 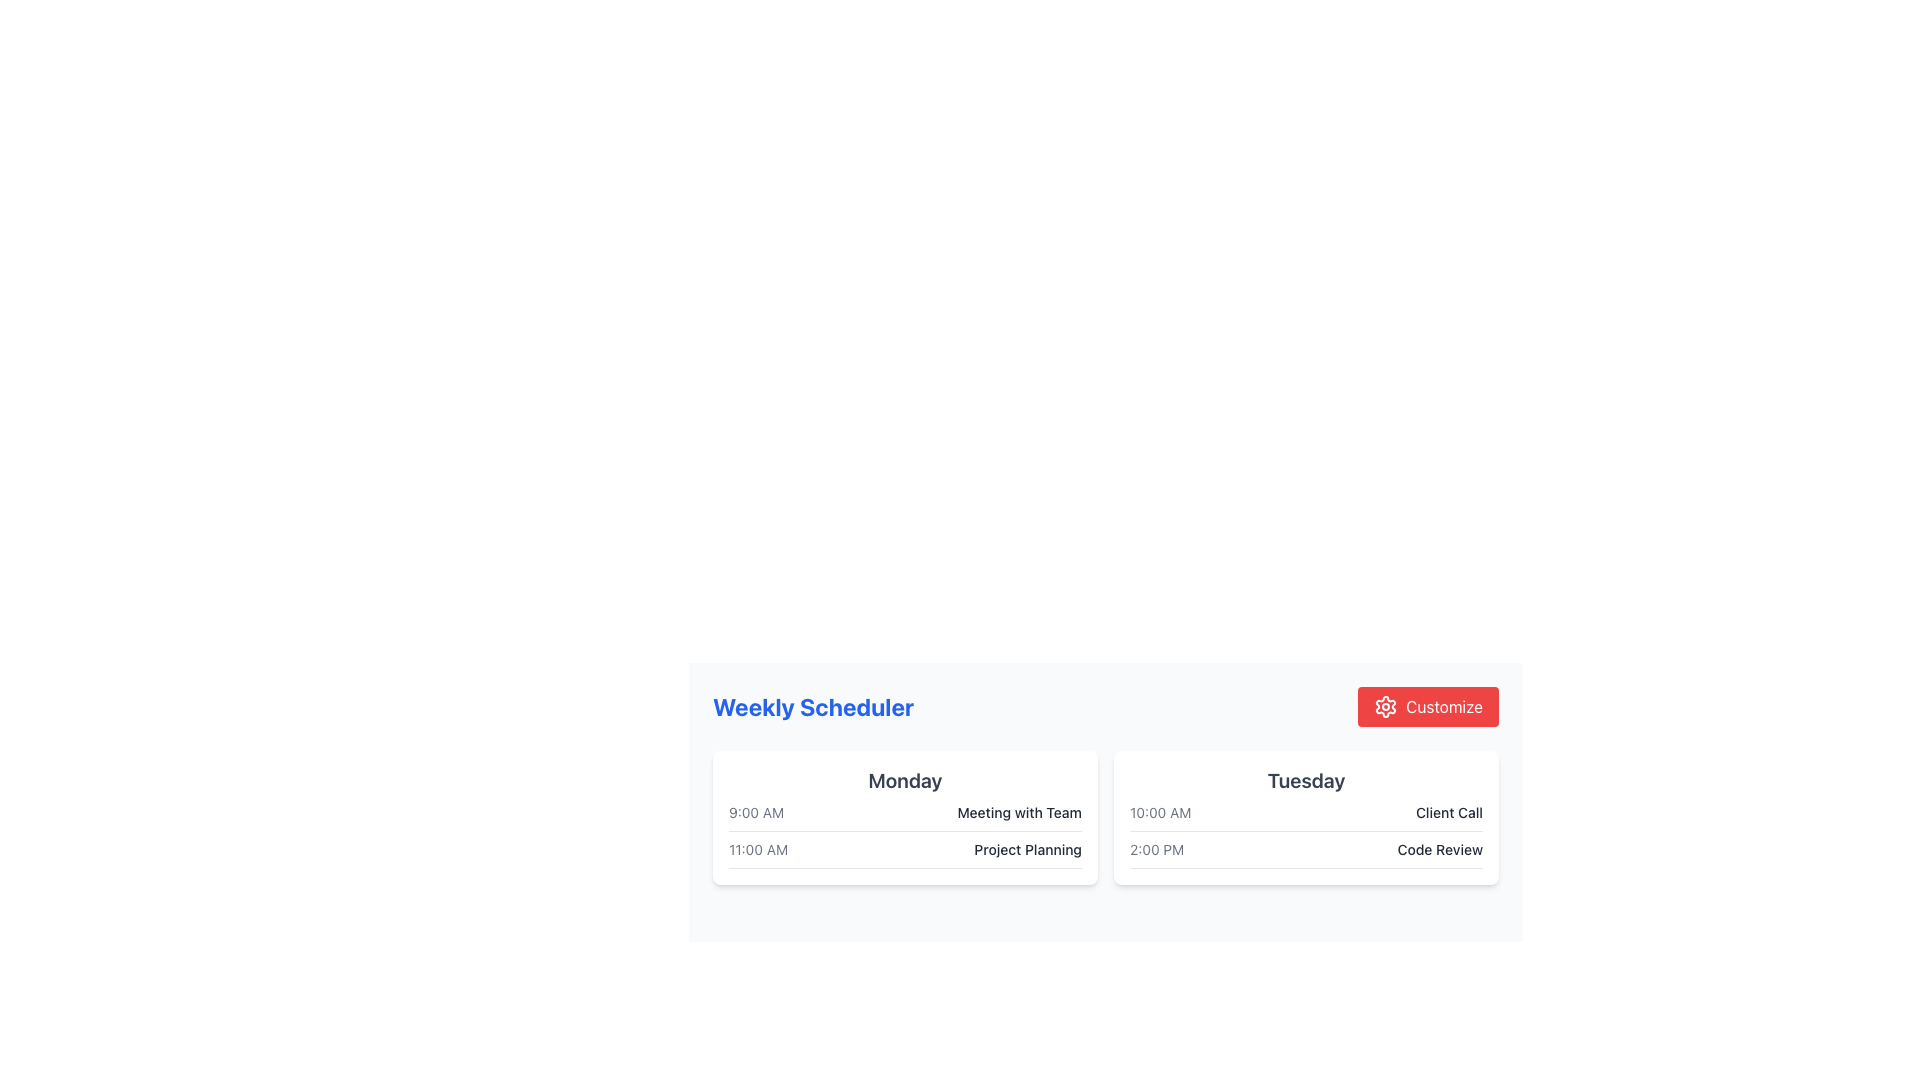 What do you see at coordinates (904, 779) in the screenshot?
I see `the header text element indicating the day in the weekly scheduler interface, positioned at the top of the white rectangular card` at bounding box center [904, 779].